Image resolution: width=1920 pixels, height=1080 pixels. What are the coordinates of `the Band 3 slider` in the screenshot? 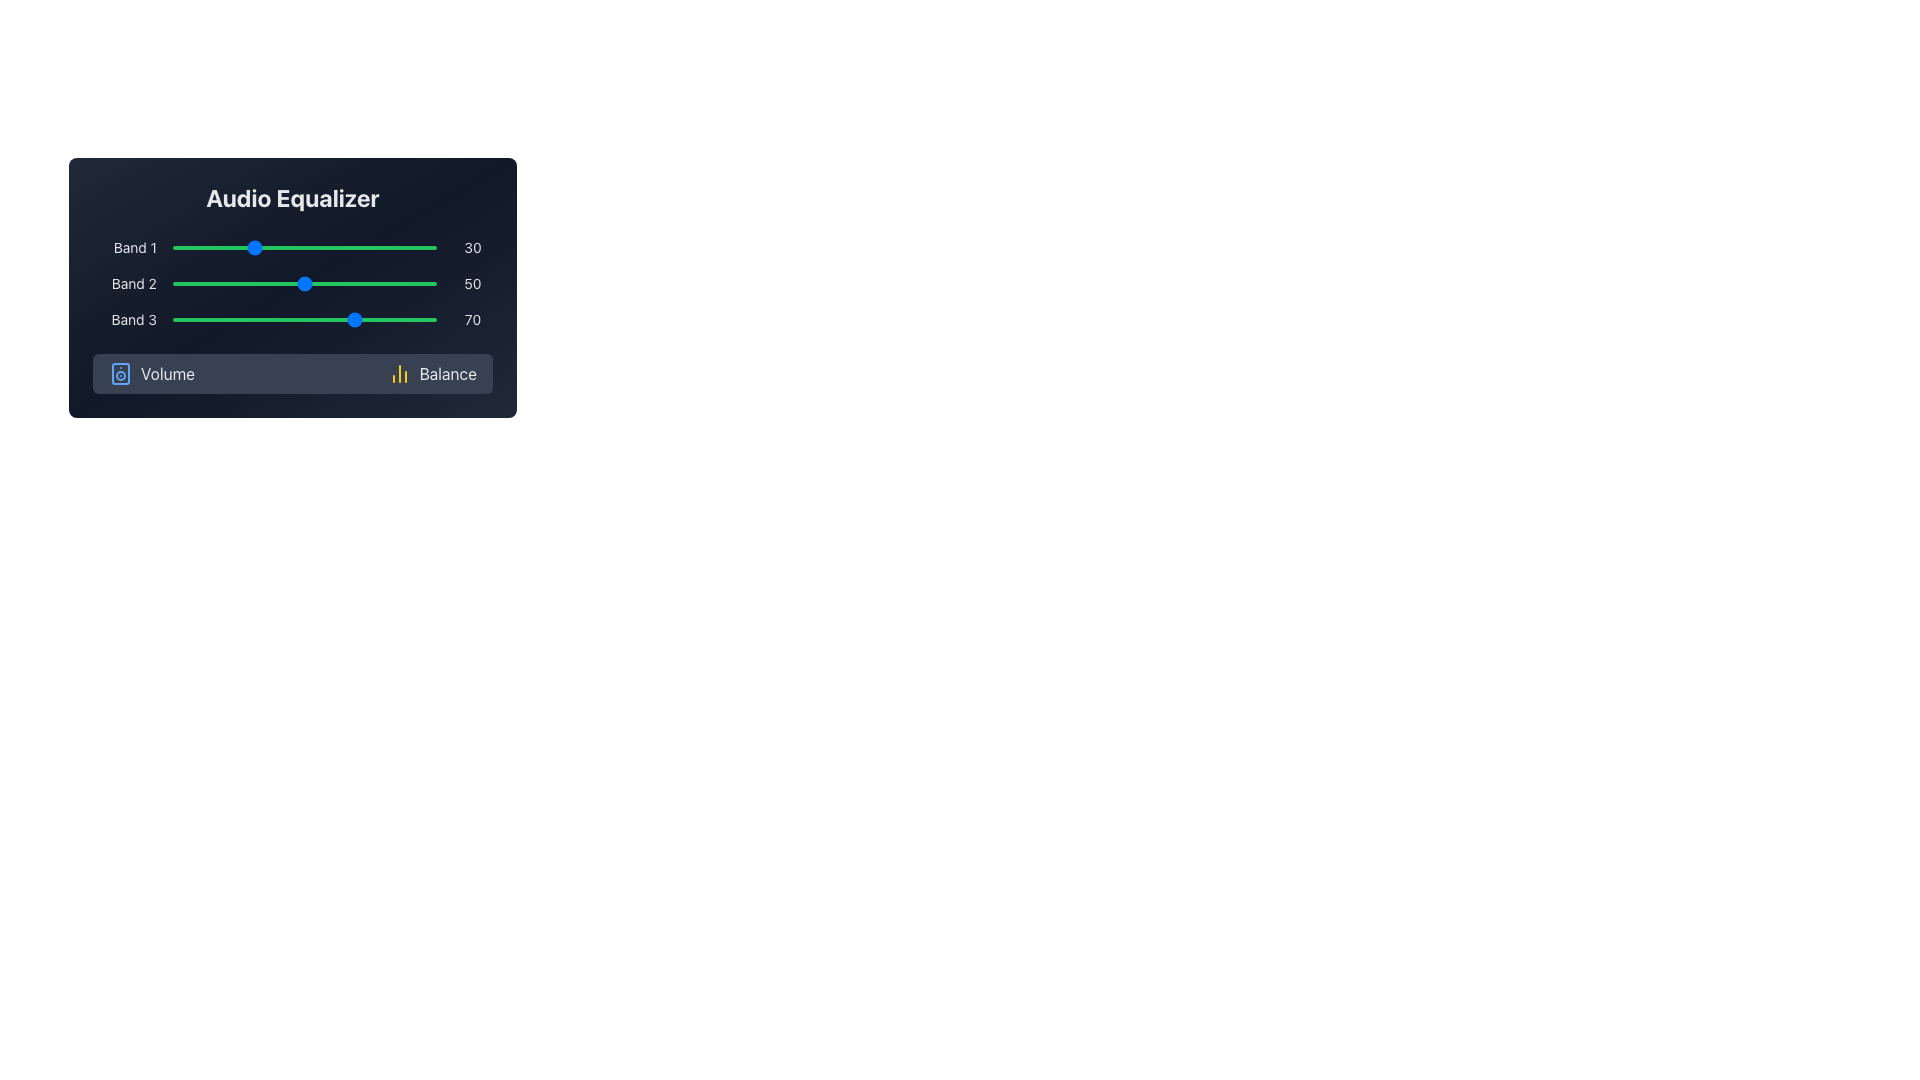 It's located at (210, 319).